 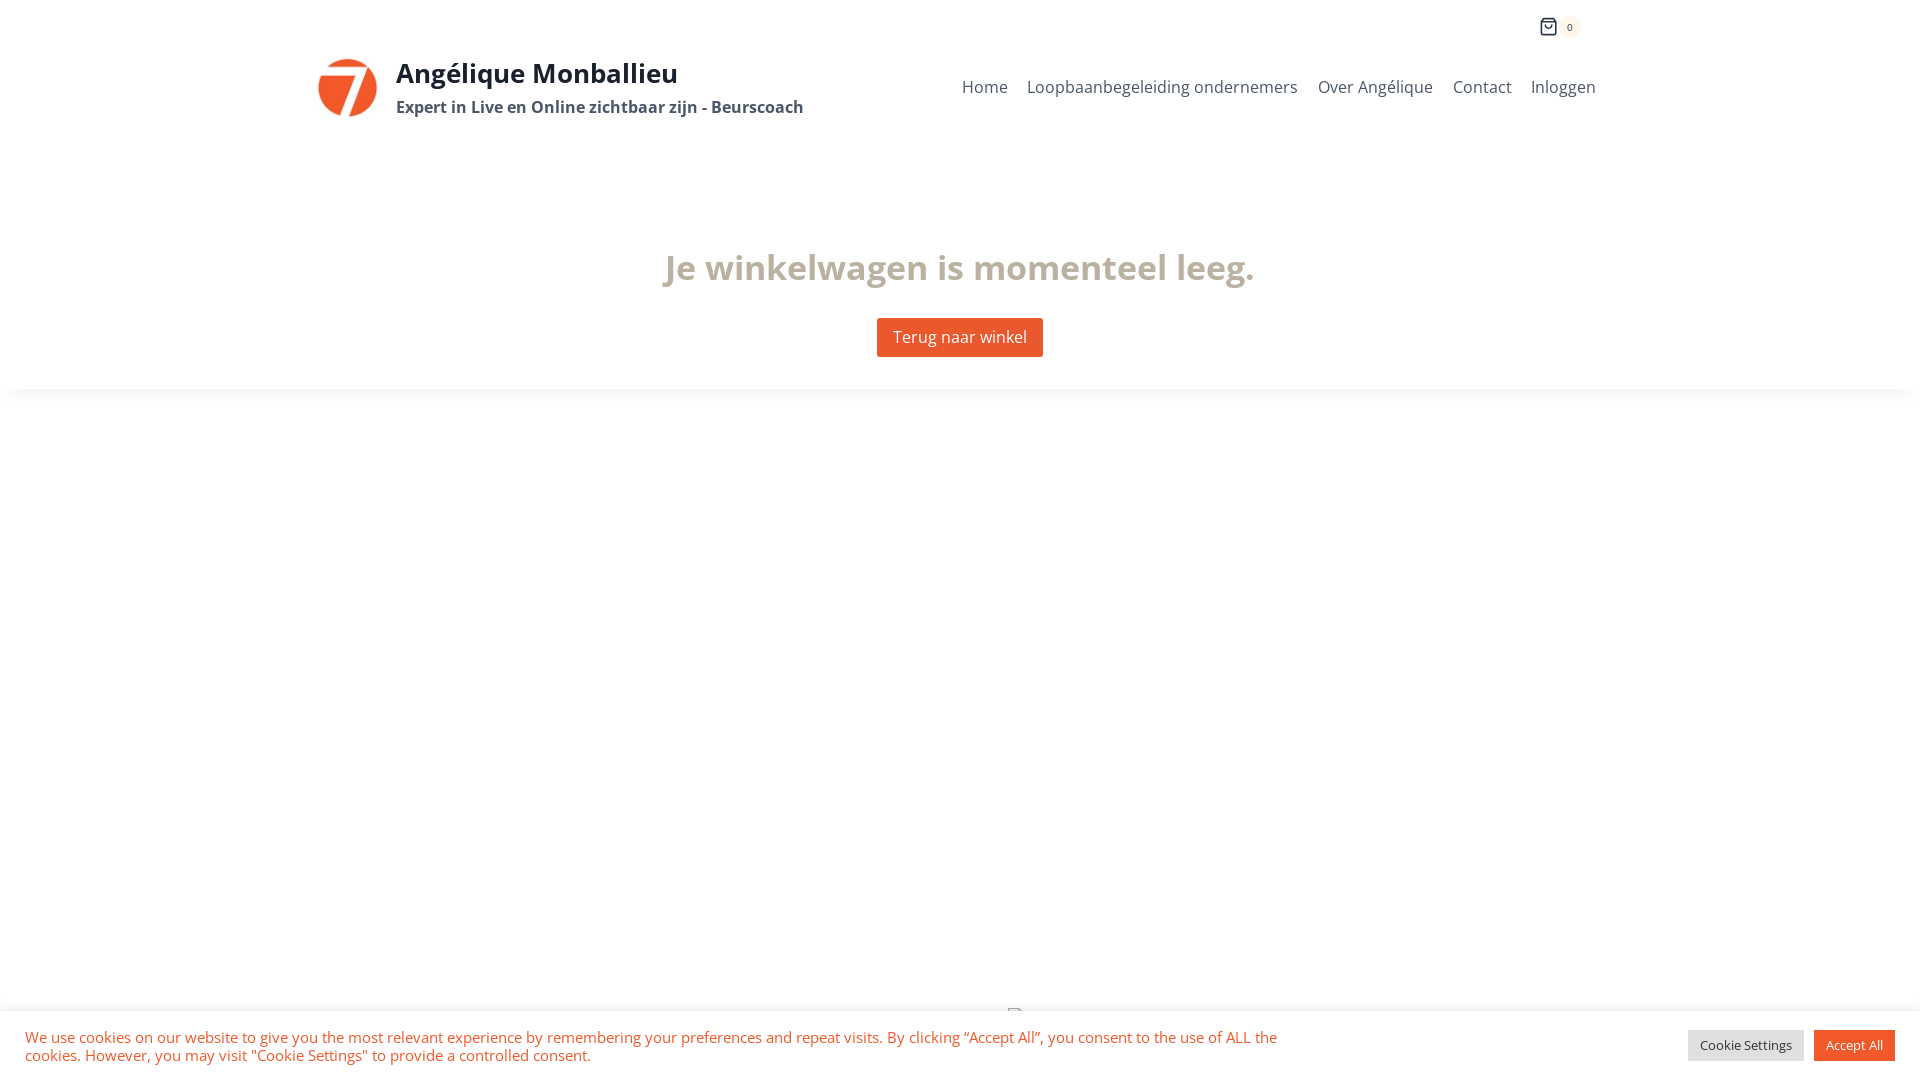 I want to click on 'Contact', so click(x=1482, y=86).